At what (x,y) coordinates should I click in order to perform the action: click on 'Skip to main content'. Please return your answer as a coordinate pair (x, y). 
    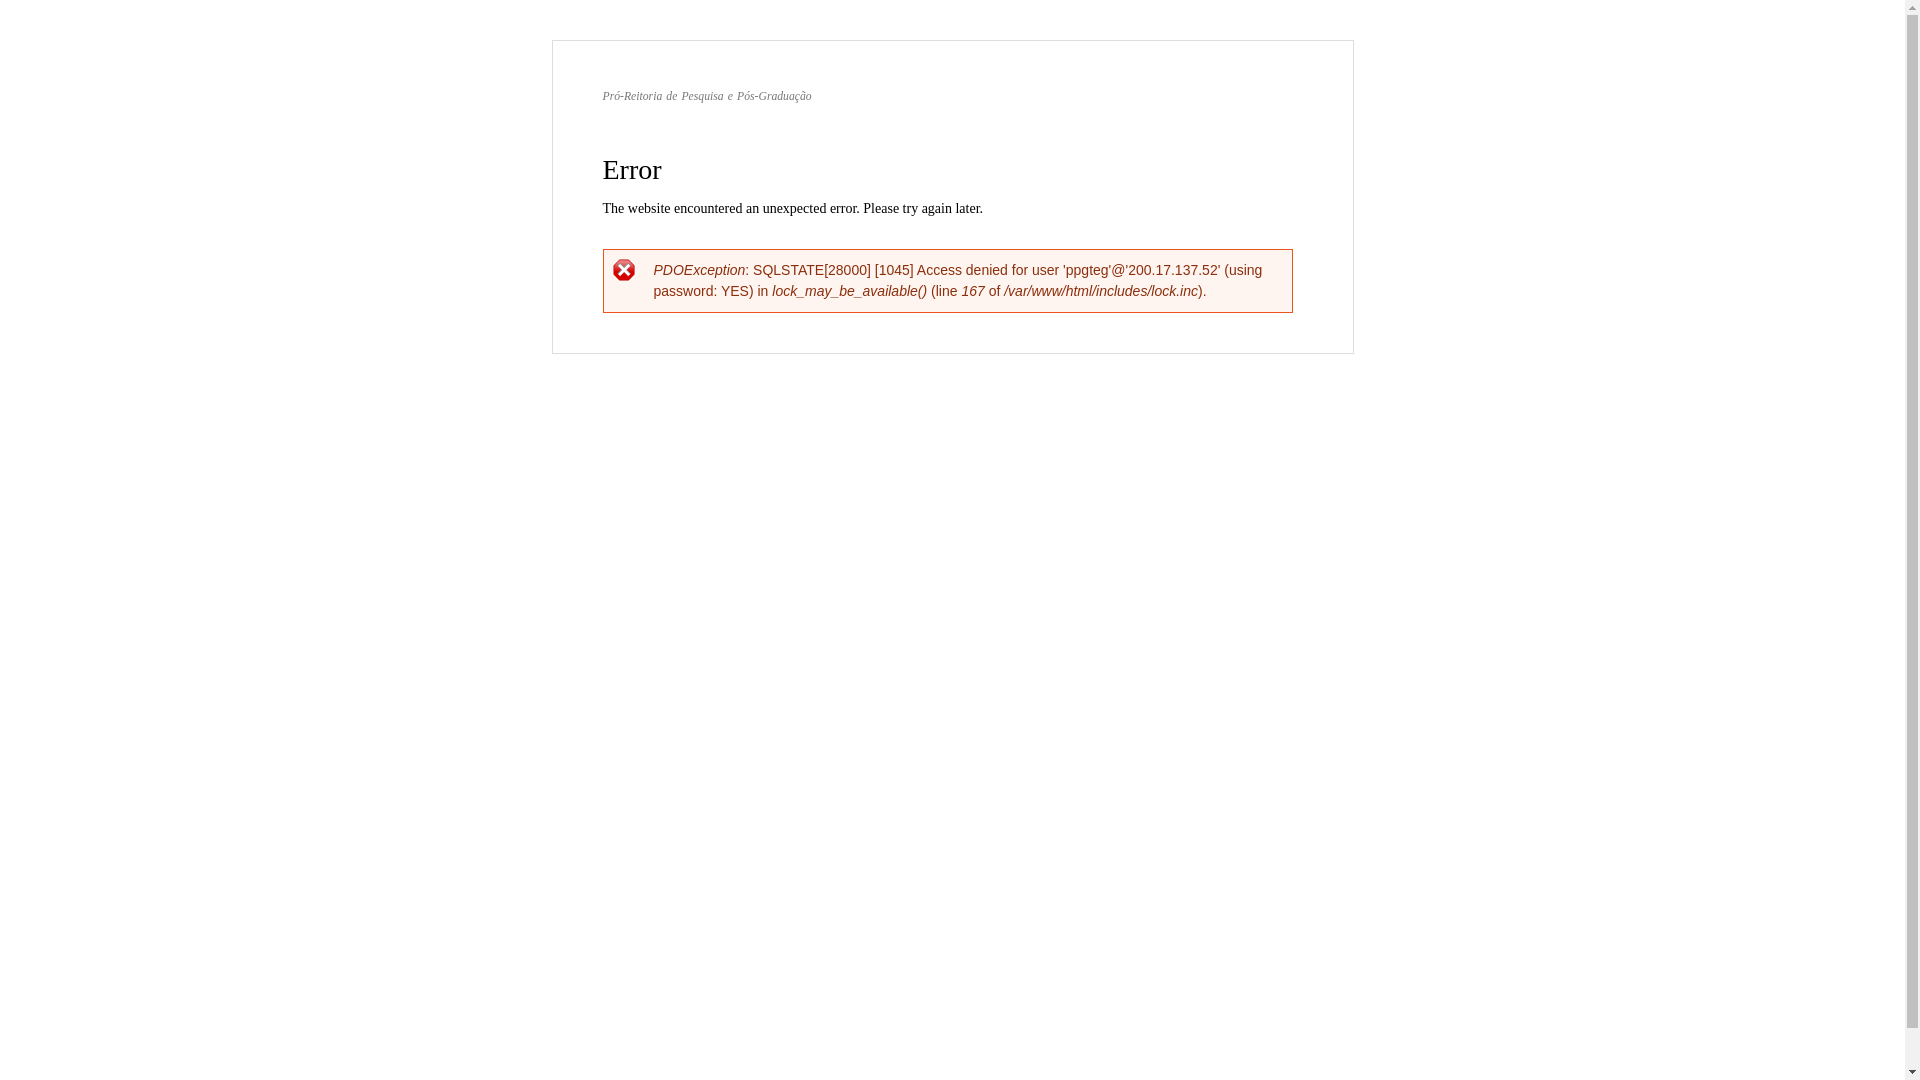
    Looking at the image, I should click on (909, 42).